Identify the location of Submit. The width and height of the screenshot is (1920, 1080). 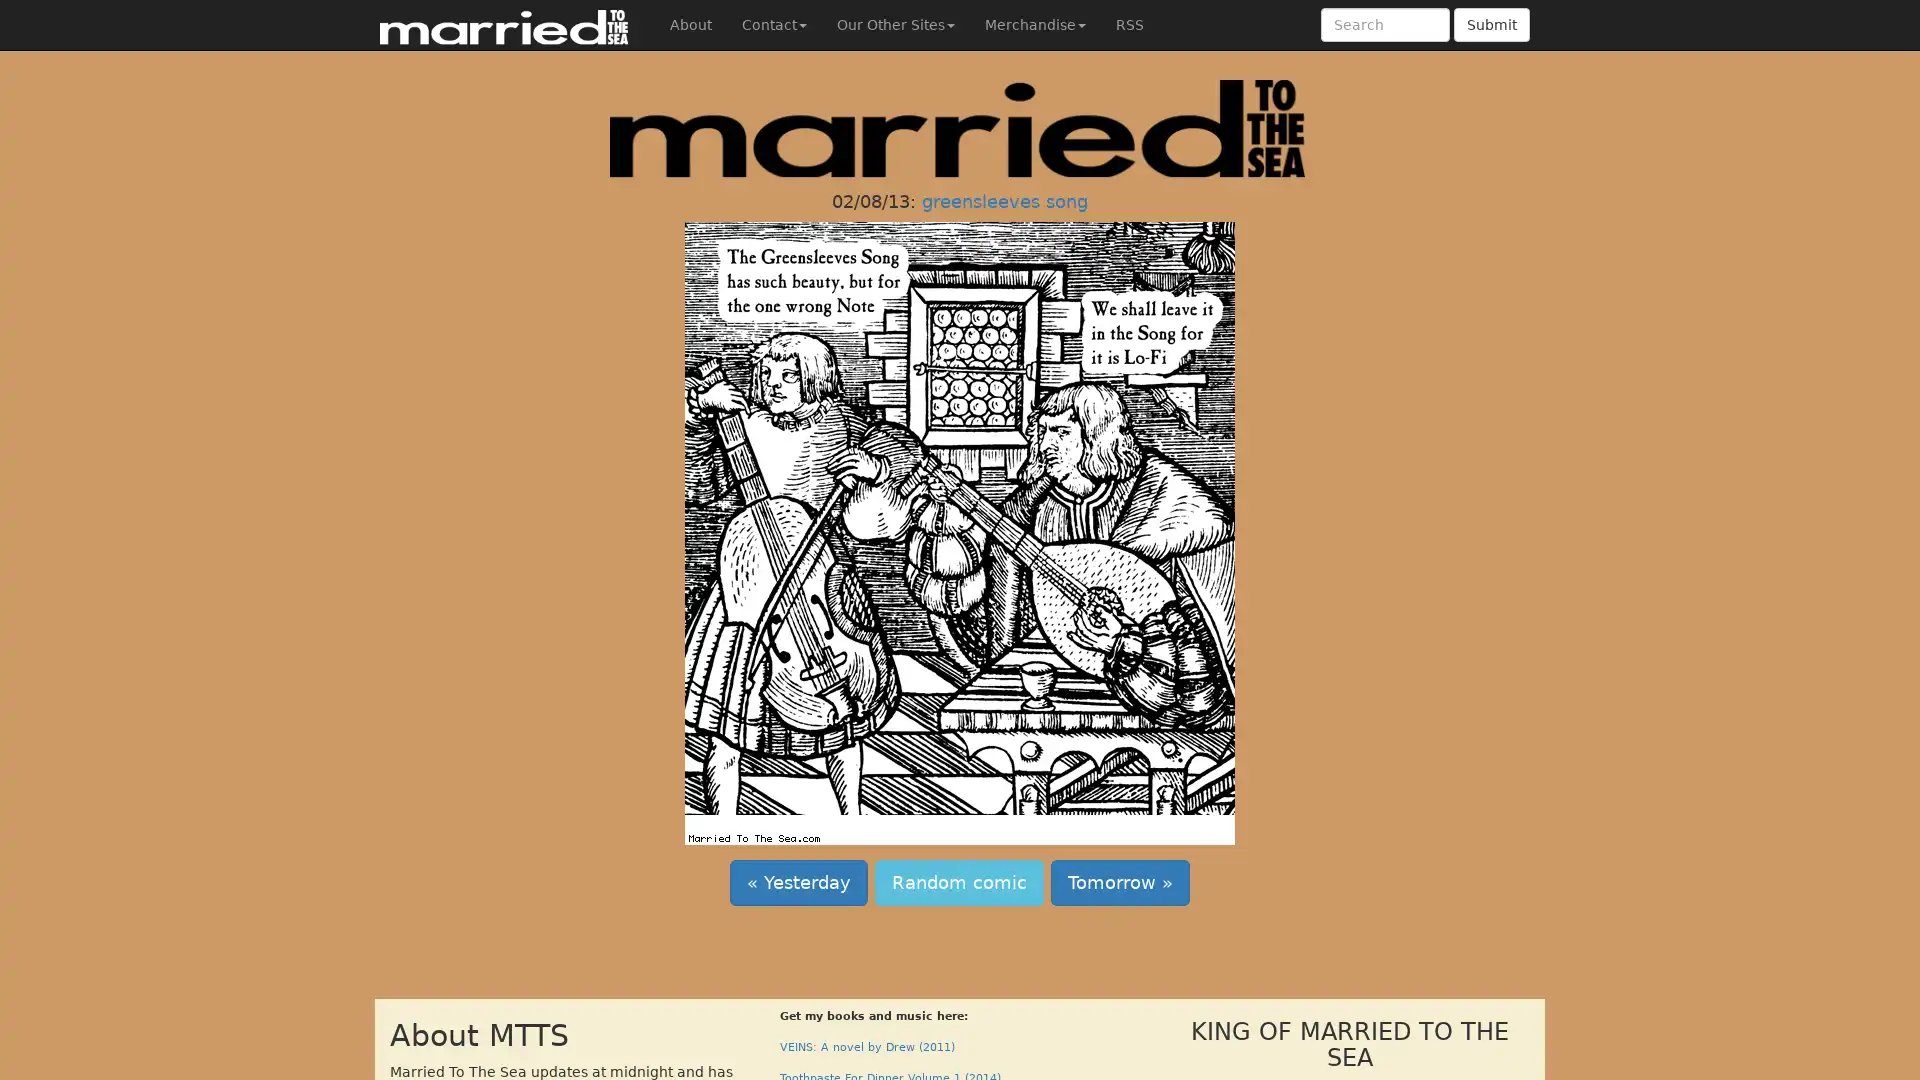
(1492, 24).